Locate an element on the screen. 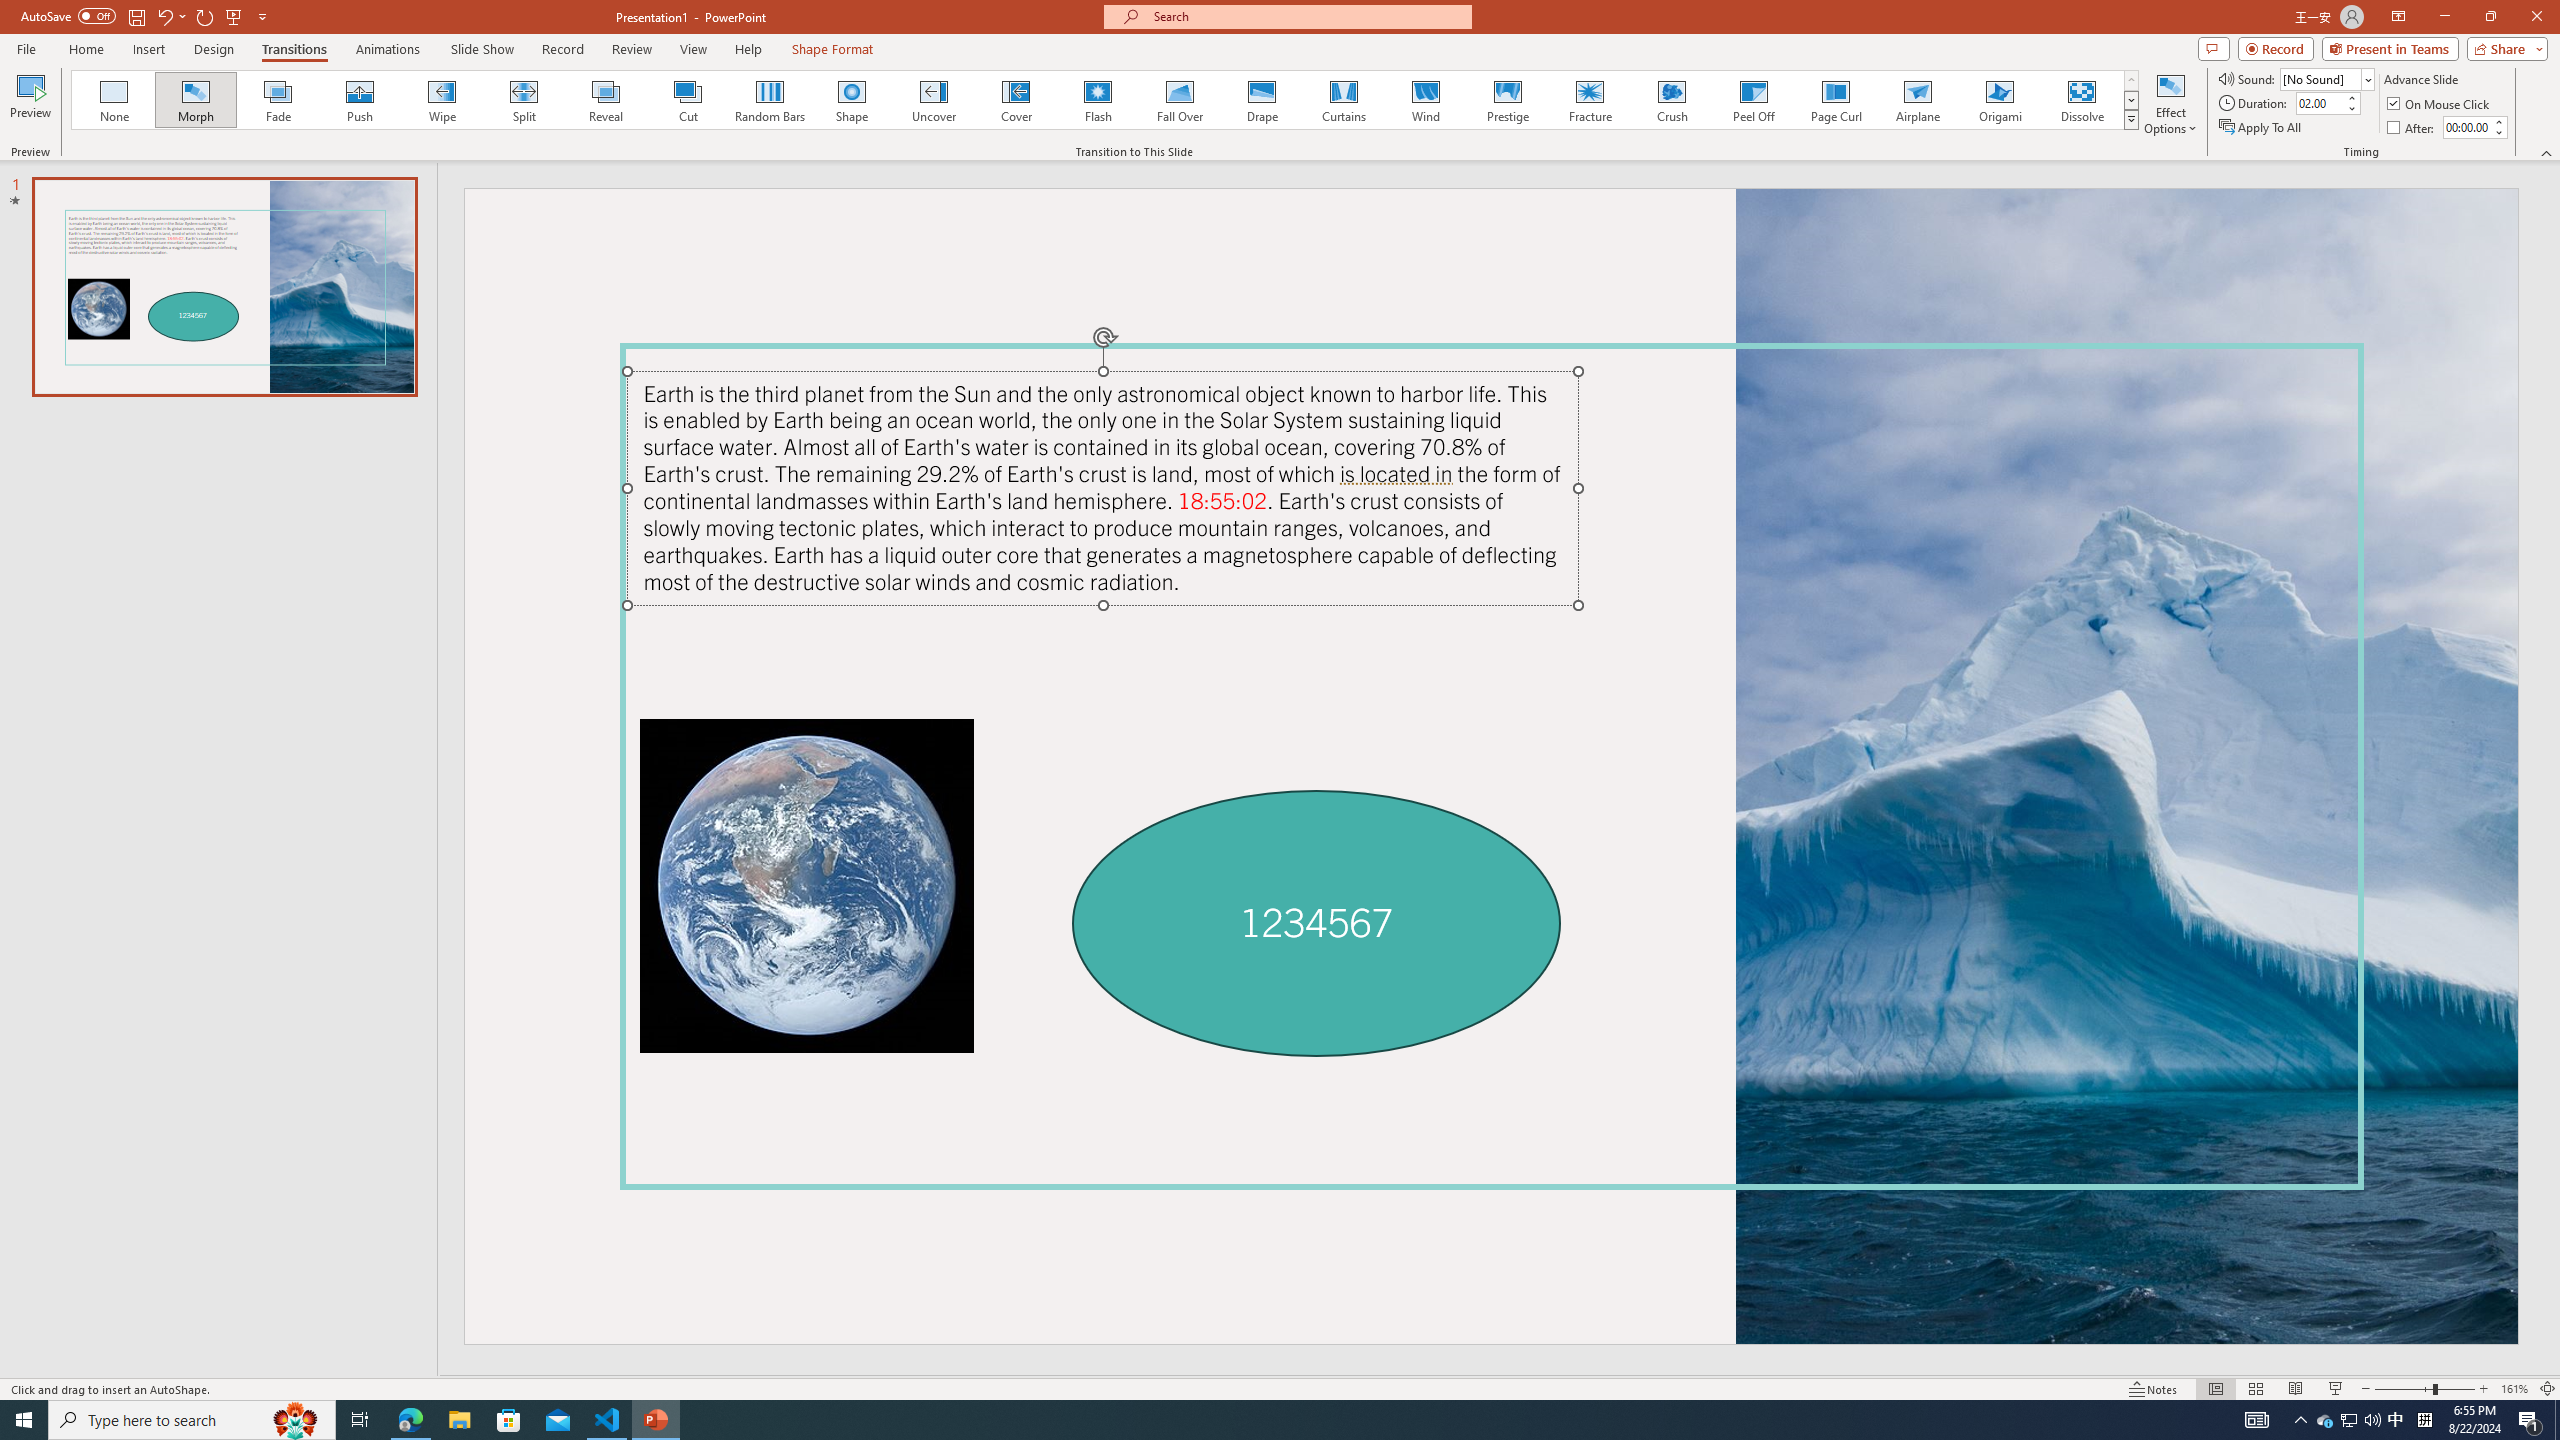 This screenshot has width=2560, height=1440. 'Apply To All' is located at coordinates (2262, 127).